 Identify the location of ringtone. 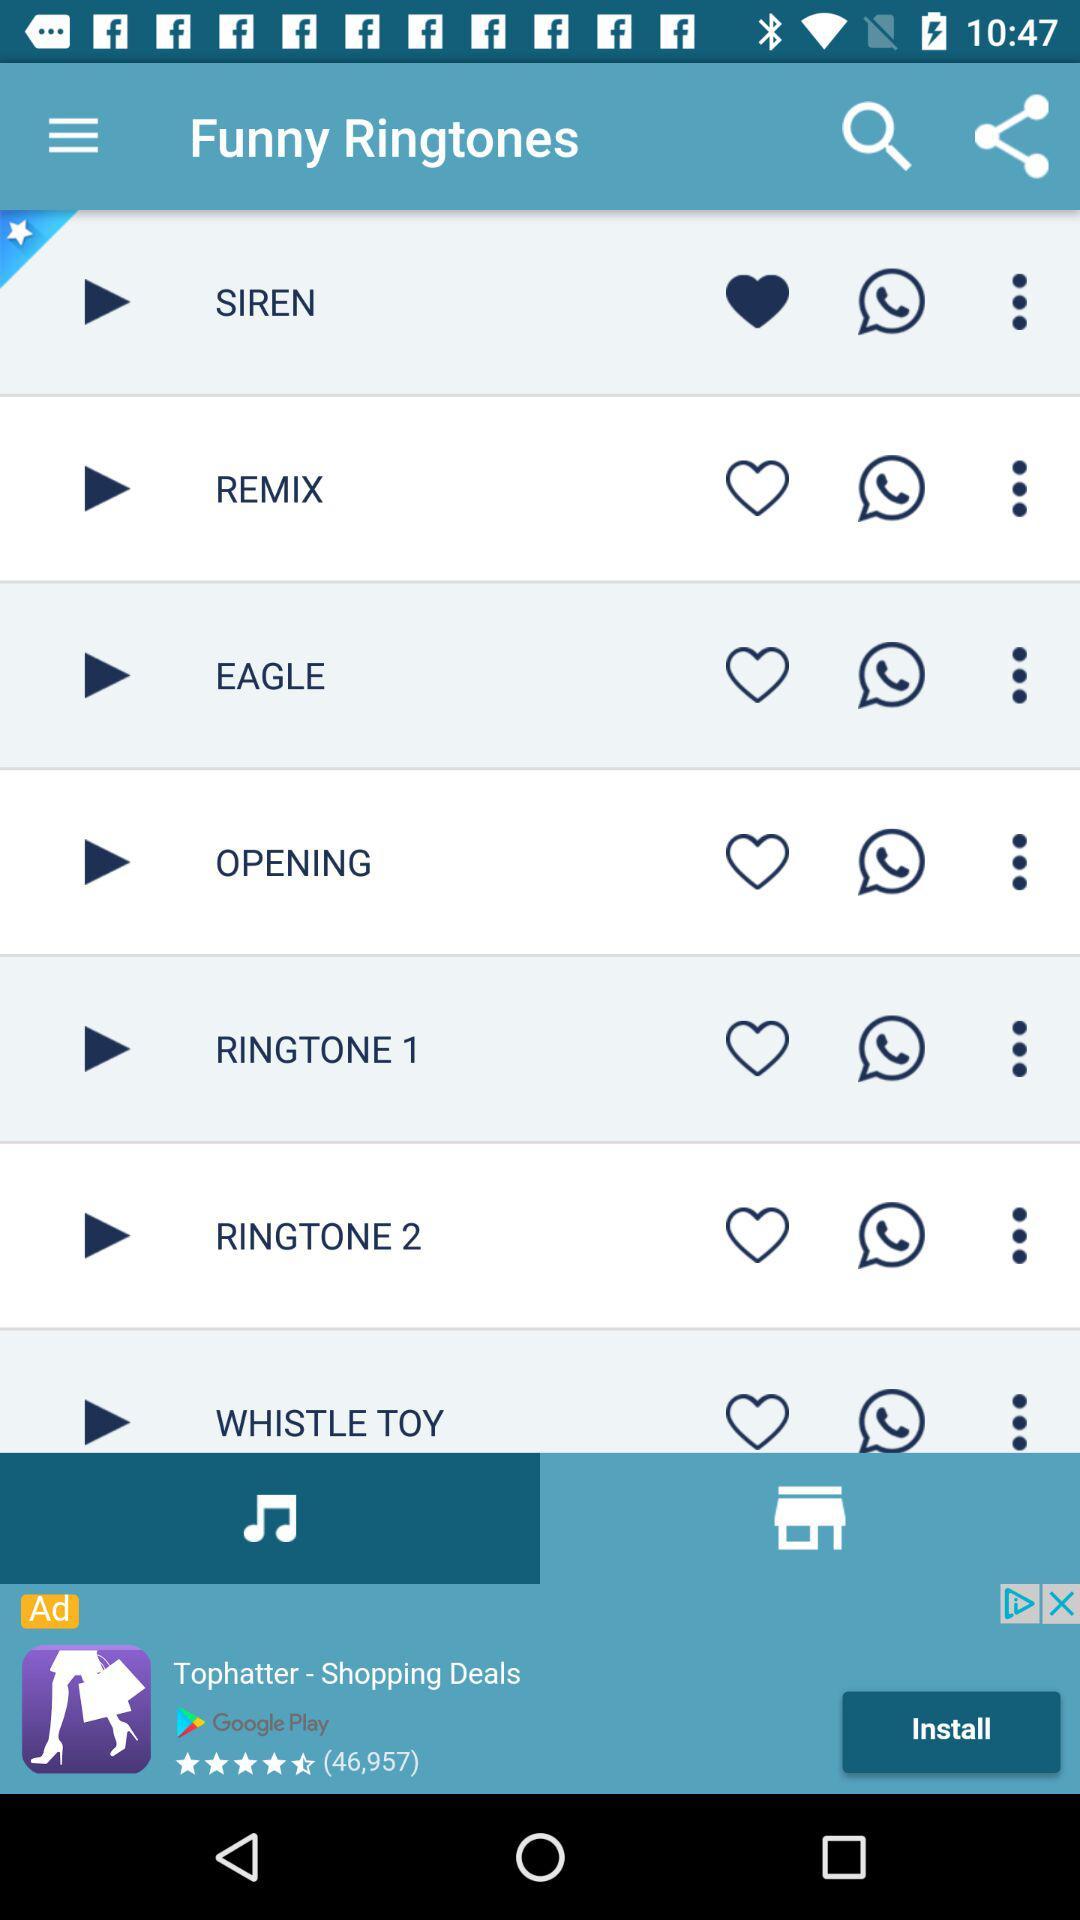
(890, 1234).